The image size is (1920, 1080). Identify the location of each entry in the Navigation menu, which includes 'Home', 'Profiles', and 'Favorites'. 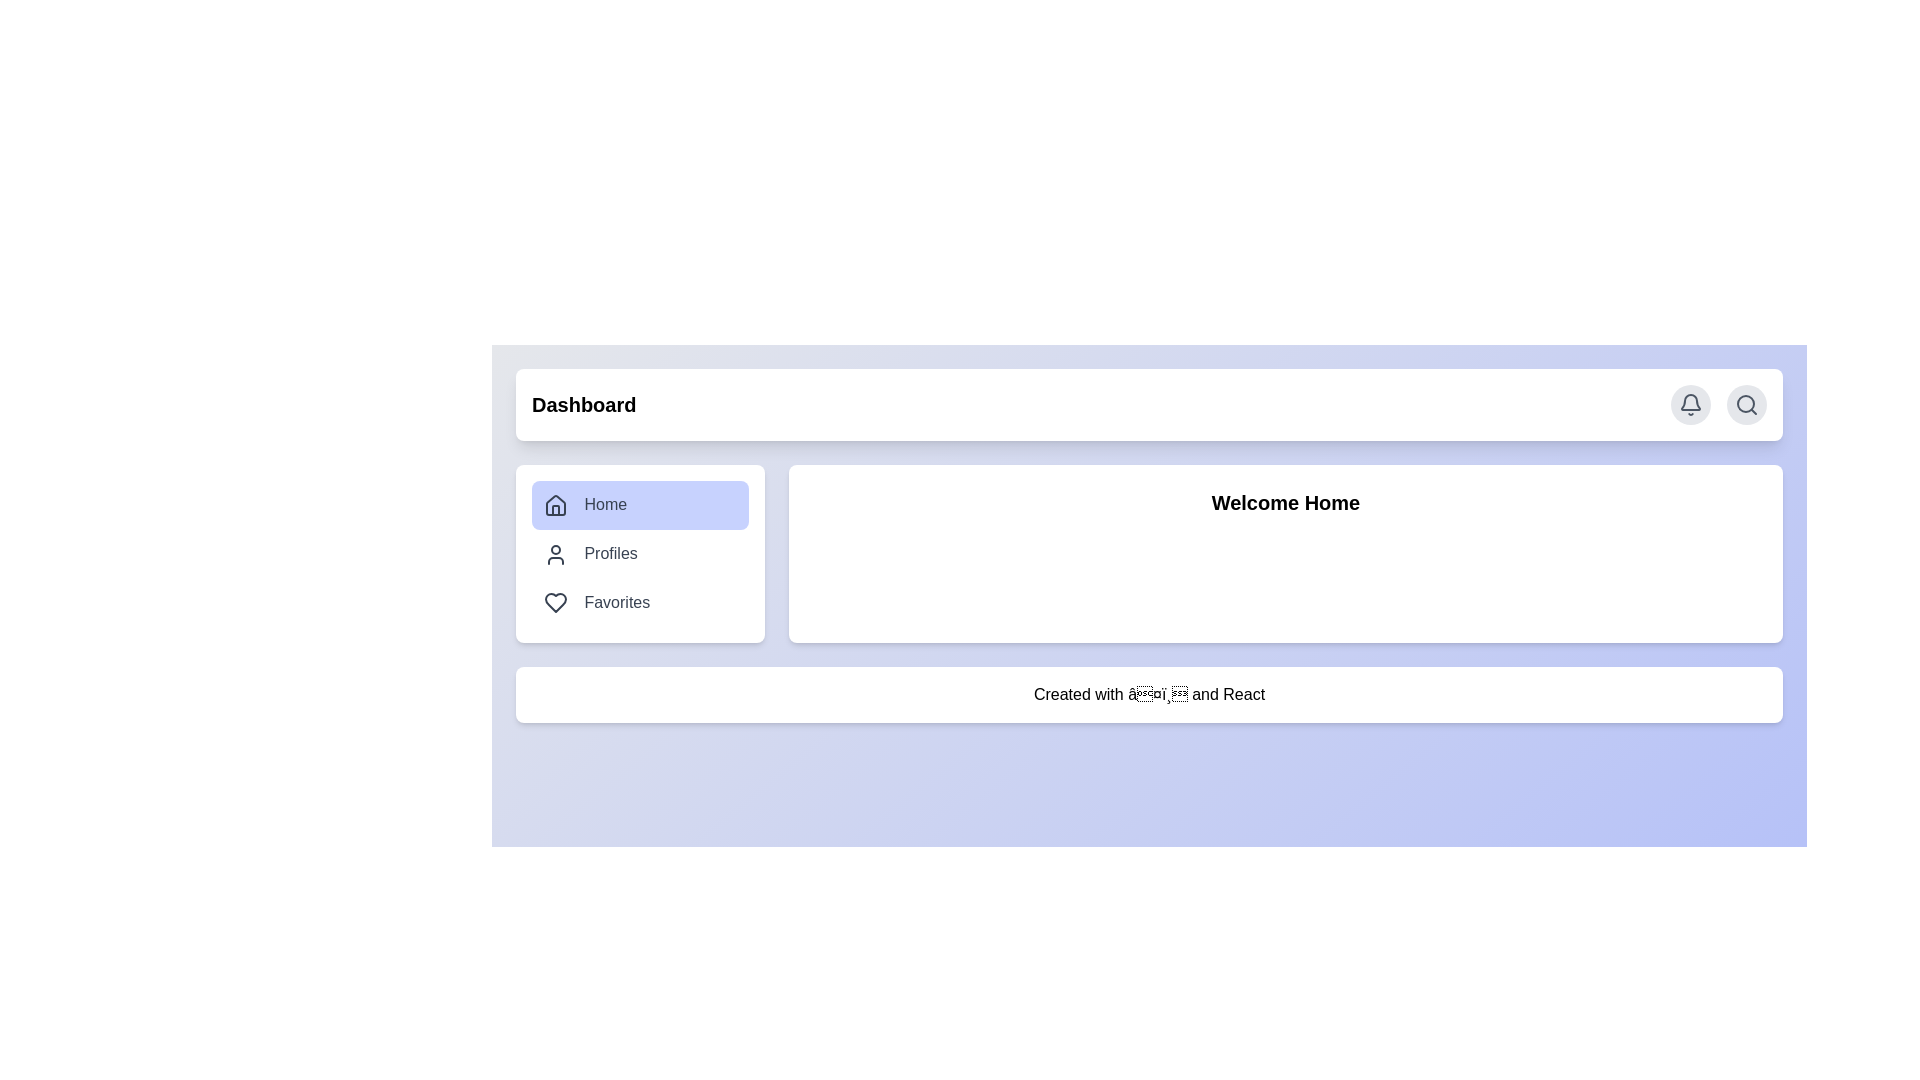
(640, 554).